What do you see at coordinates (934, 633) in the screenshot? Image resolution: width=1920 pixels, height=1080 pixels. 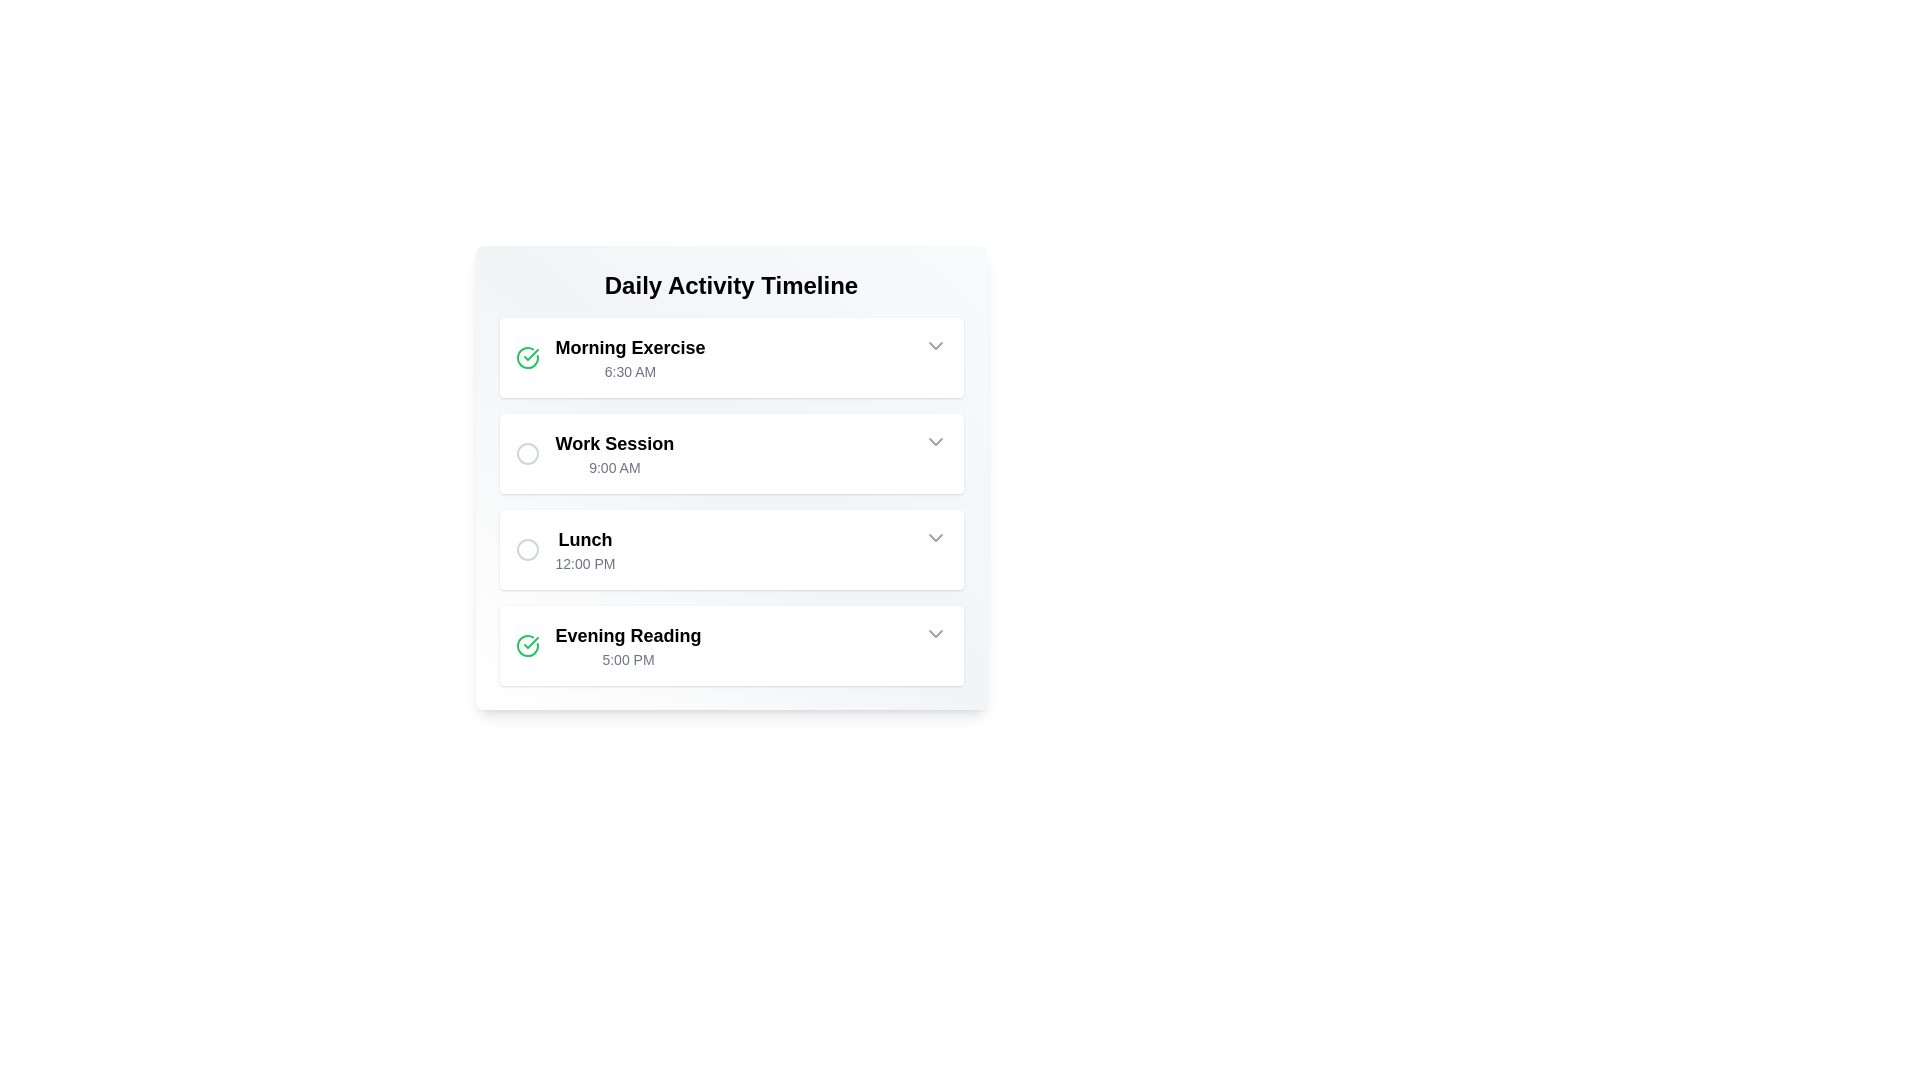 I see `the chevron-down icon on the Dropdown toggle button` at bounding box center [934, 633].